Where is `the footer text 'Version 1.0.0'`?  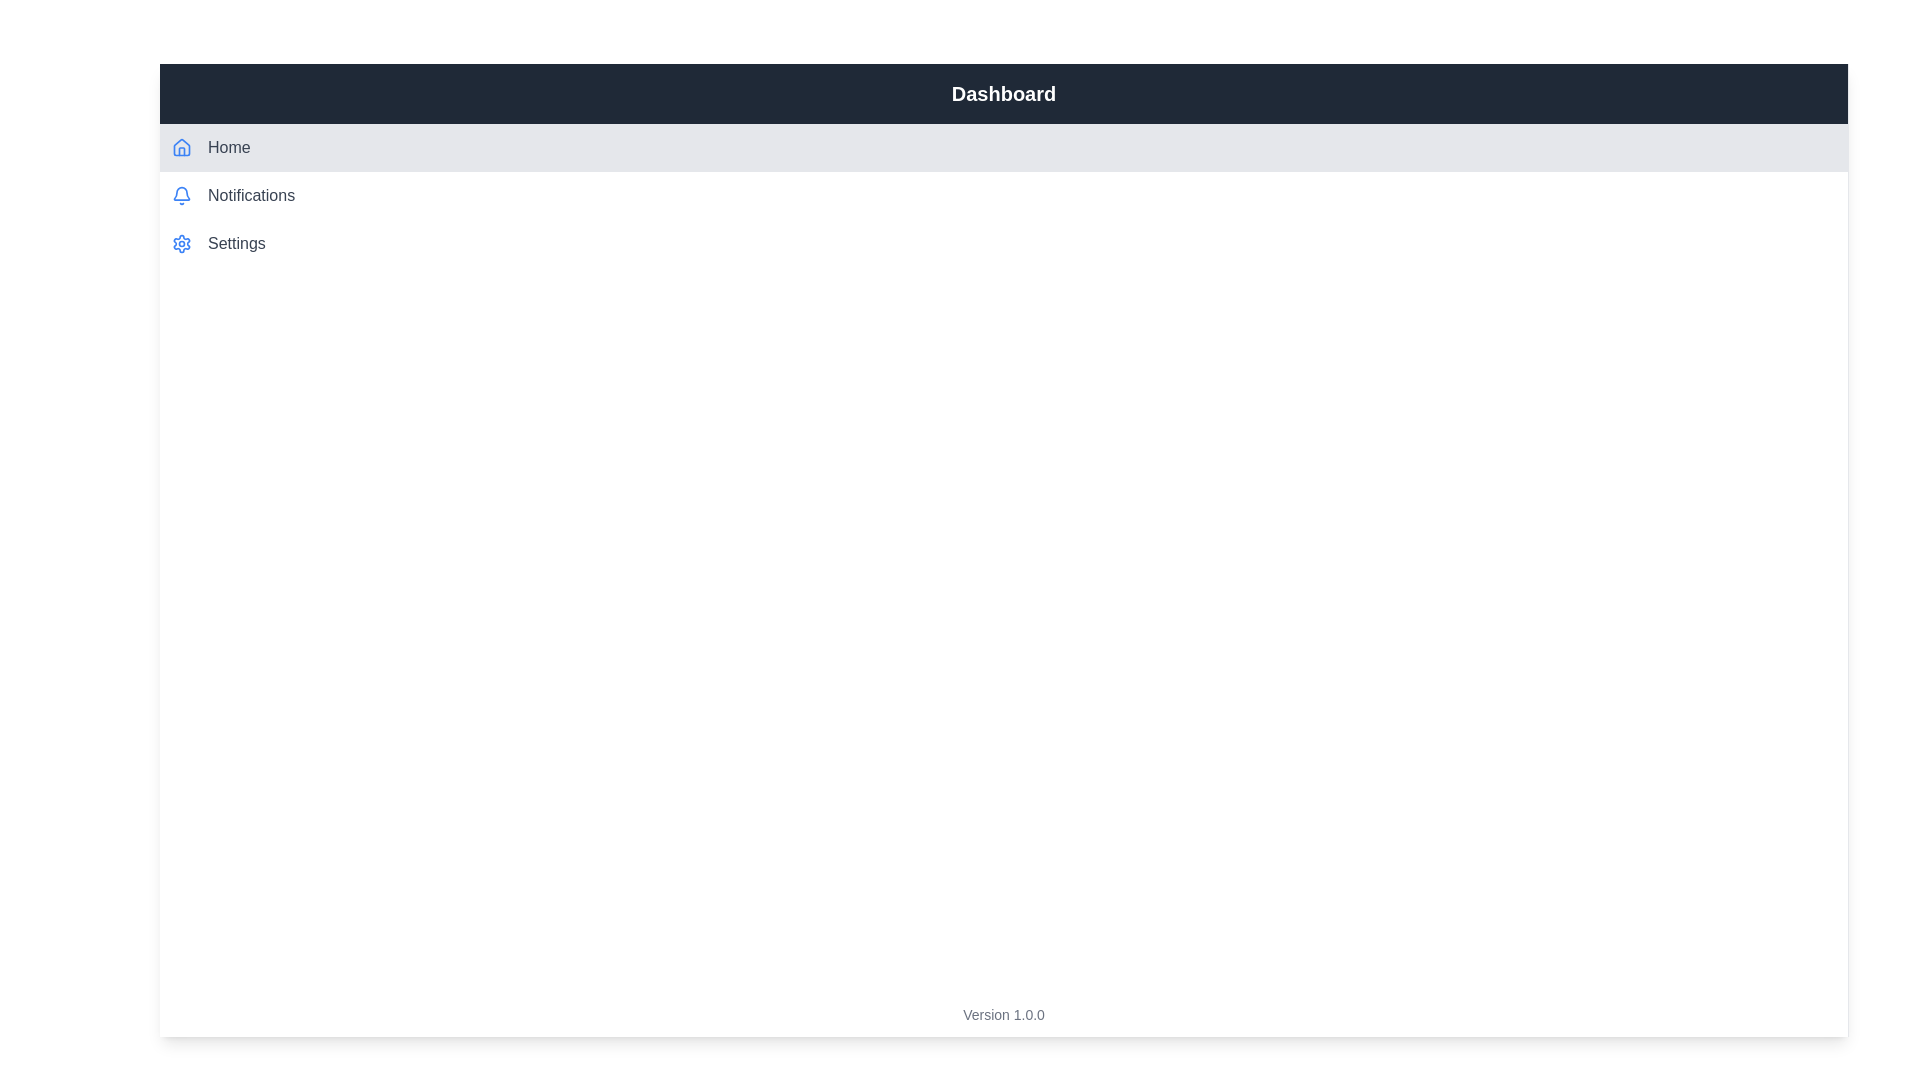 the footer text 'Version 1.0.0' is located at coordinates (1003, 1014).